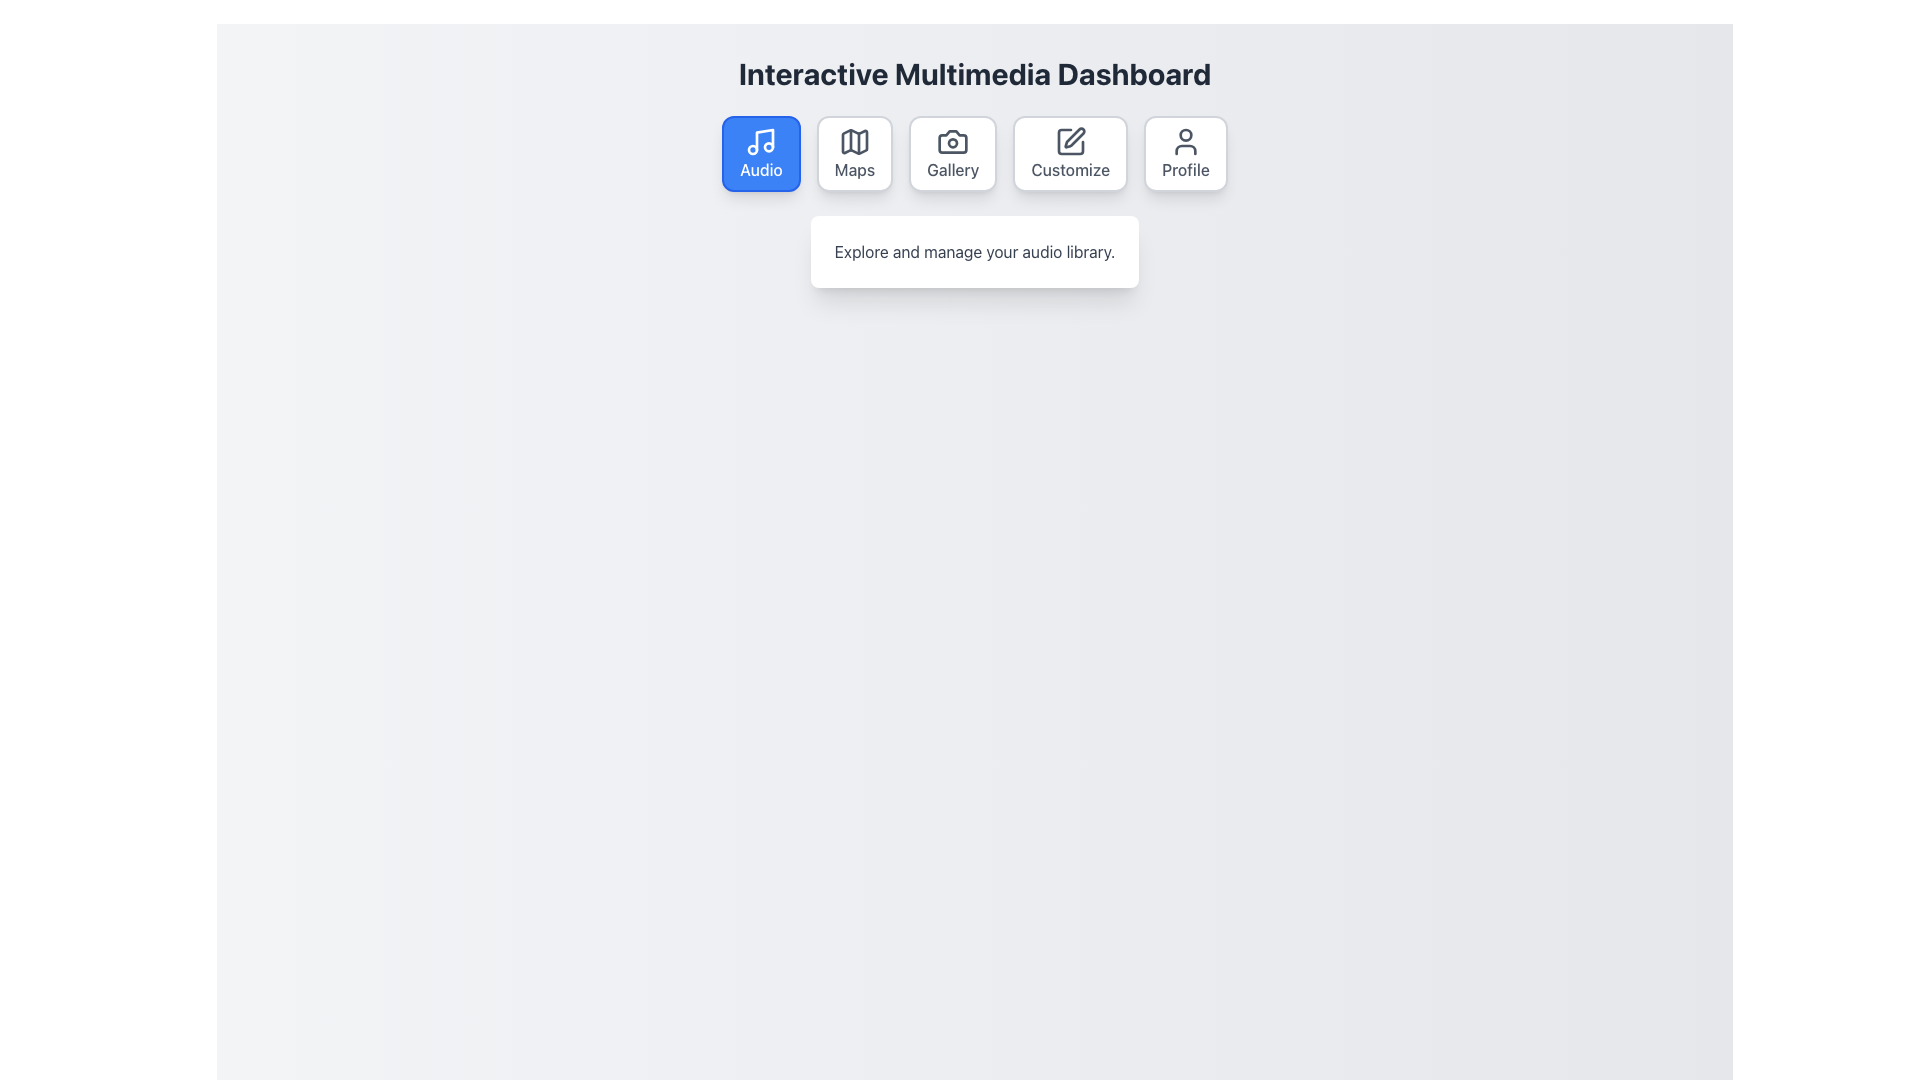 This screenshot has width=1920, height=1080. Describe the element at coordinates (760, 141) in the screenshot. I see `the 'Audio' icon located within the first button of the horizontal navigation options at the top center of the interface` at that location.